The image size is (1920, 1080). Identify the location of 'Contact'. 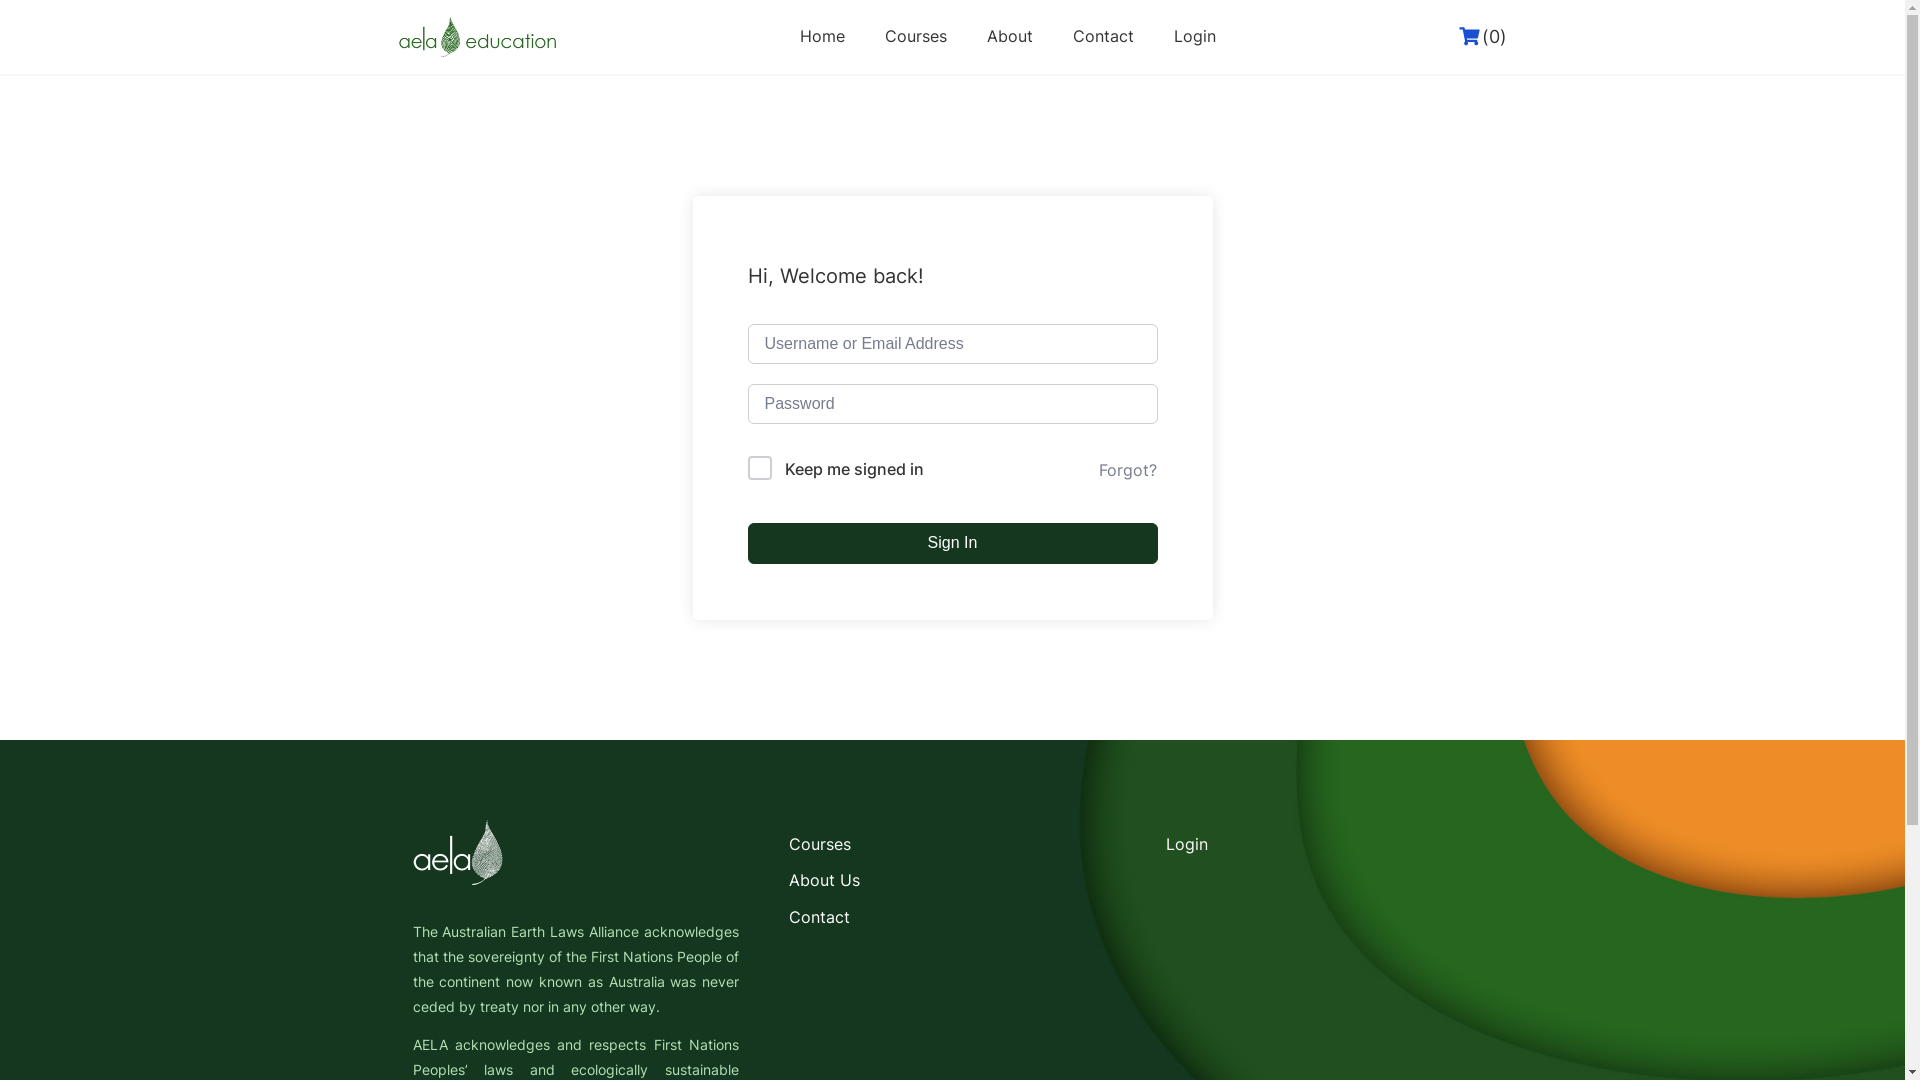
(1102, 36).